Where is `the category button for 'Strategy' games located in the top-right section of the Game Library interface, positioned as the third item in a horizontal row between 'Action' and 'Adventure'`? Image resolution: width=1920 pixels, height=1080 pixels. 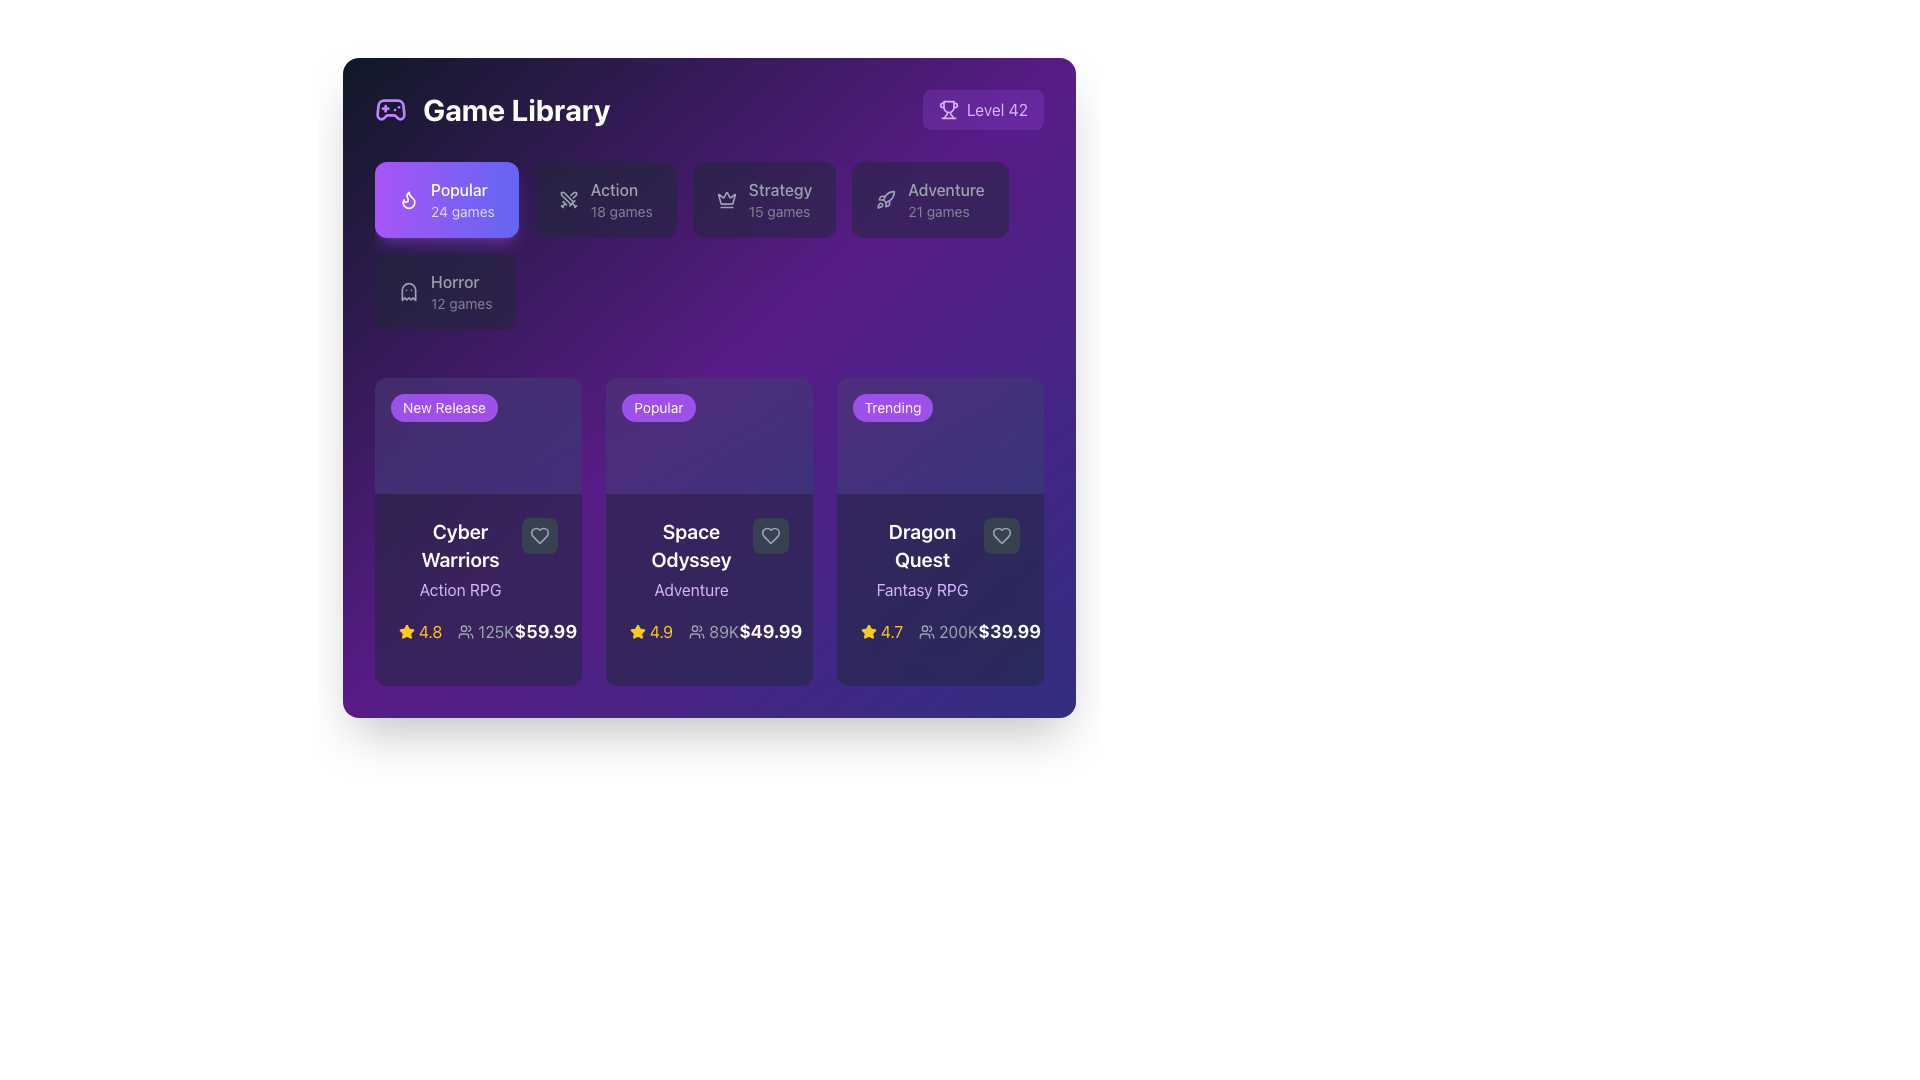 the category button for 'Strategy' games located in the top-right section of the Game Library interface, positioned as the third item in a horizontal row between 'Action' and 'Adventure' is located at coordinates (763, 200).